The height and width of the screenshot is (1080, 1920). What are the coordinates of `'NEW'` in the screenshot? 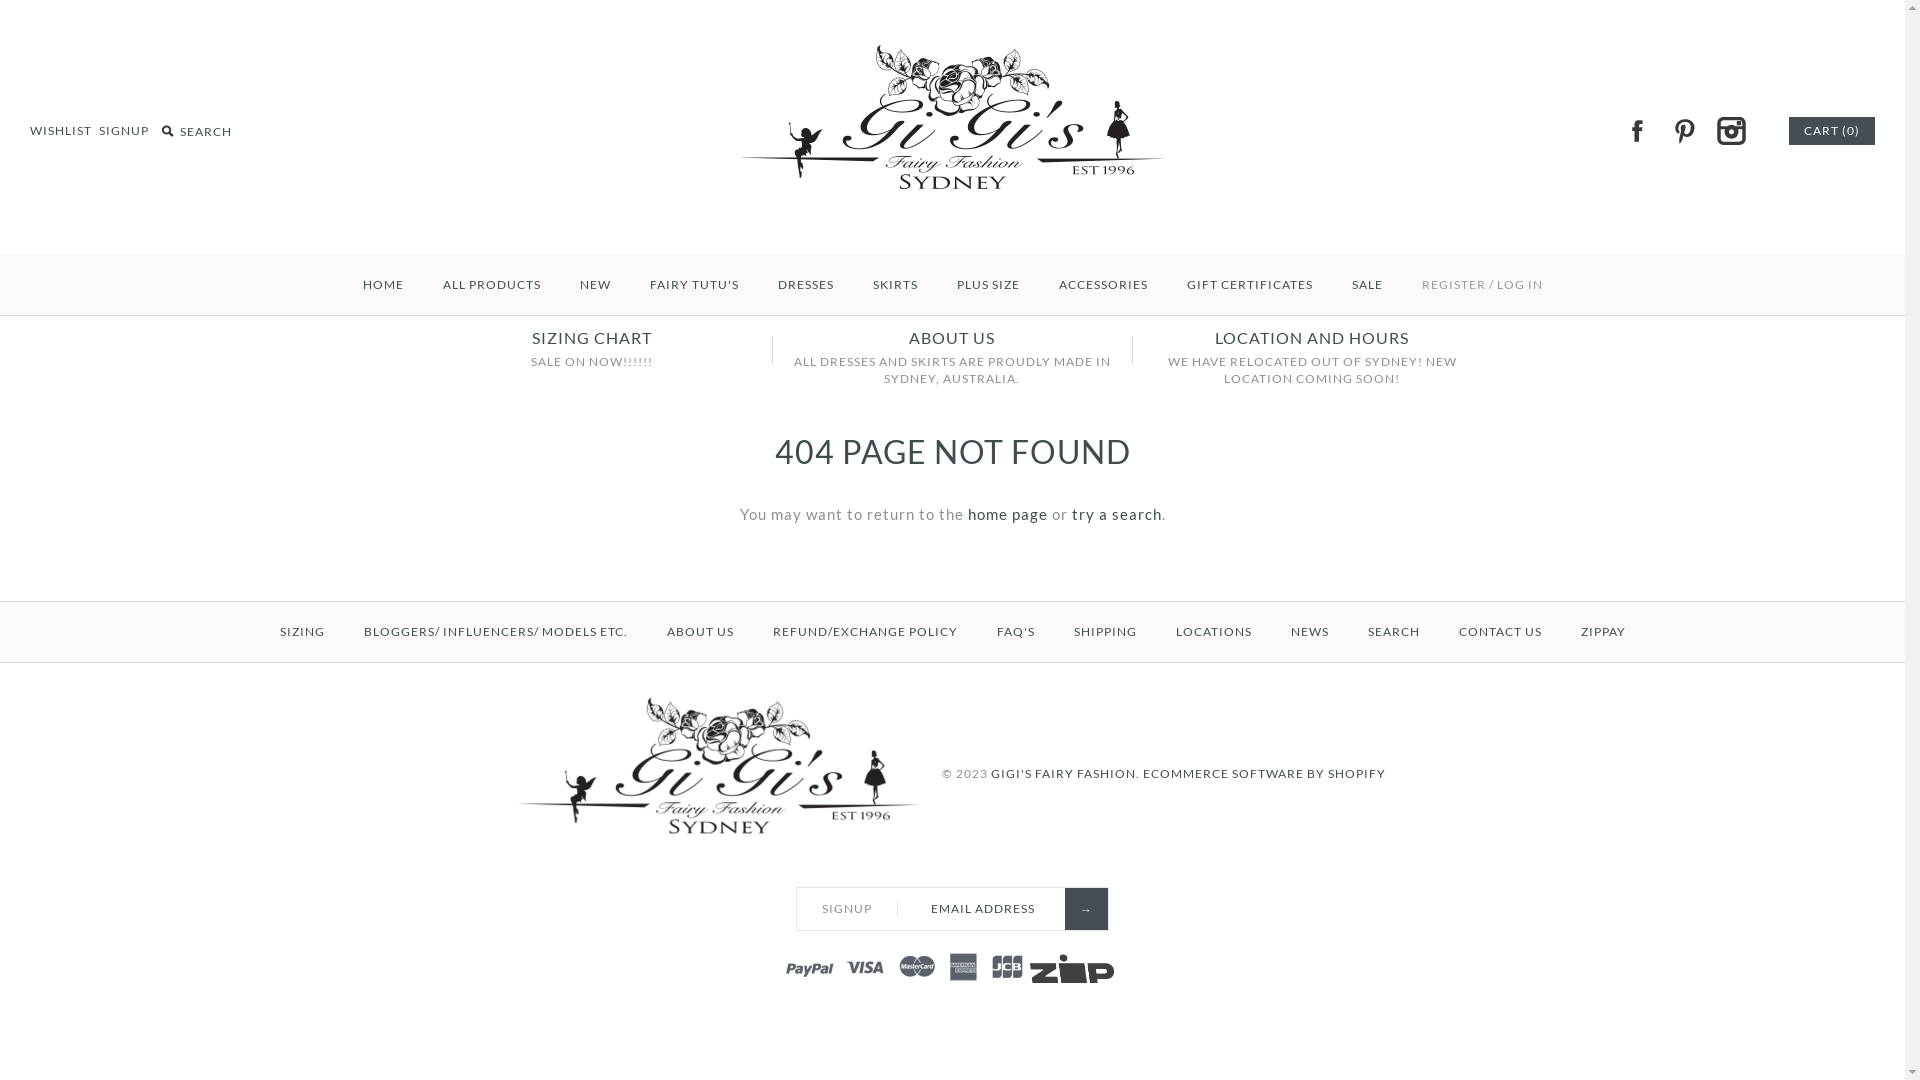 It's located at (594, 285).